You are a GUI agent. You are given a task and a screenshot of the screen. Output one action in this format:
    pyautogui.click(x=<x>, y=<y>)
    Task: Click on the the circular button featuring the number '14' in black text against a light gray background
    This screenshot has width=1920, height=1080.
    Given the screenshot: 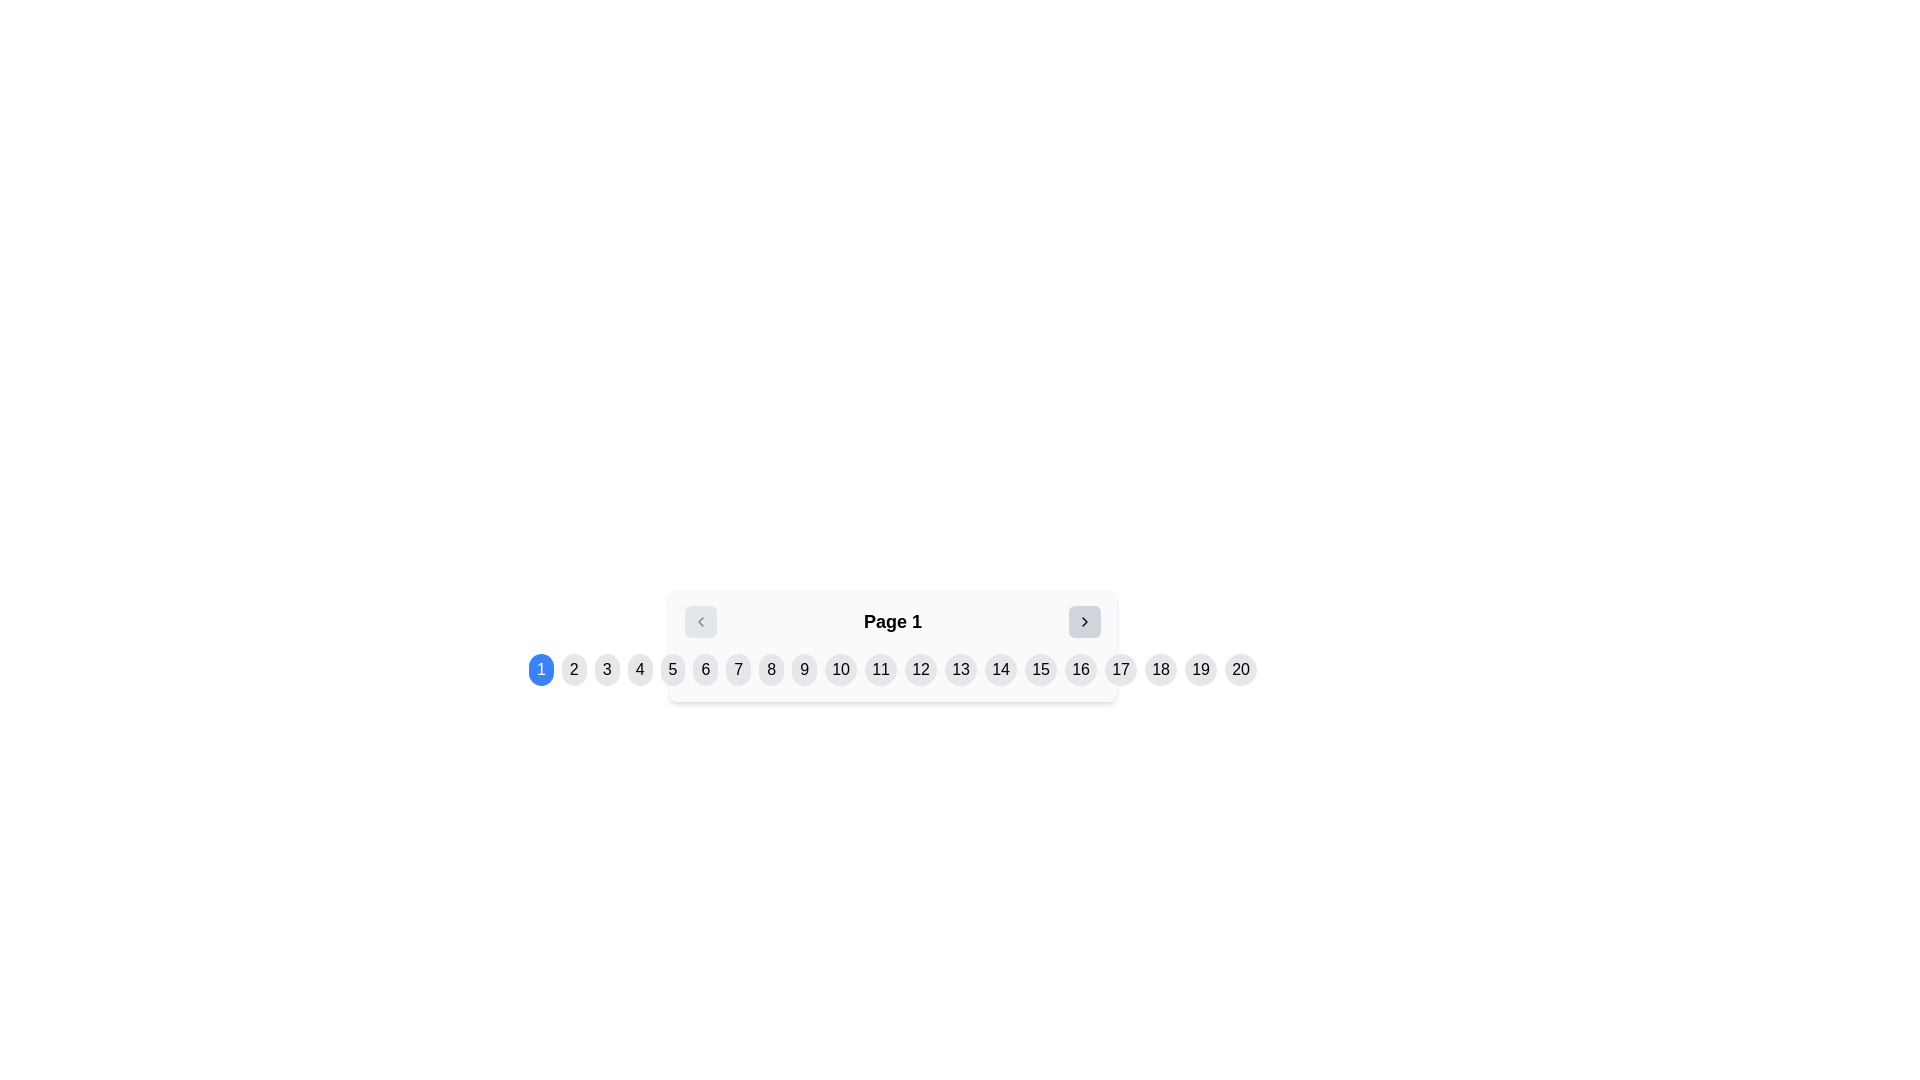 What is the action you would take?
    pyautogui.click(x=1001, y=670)
    